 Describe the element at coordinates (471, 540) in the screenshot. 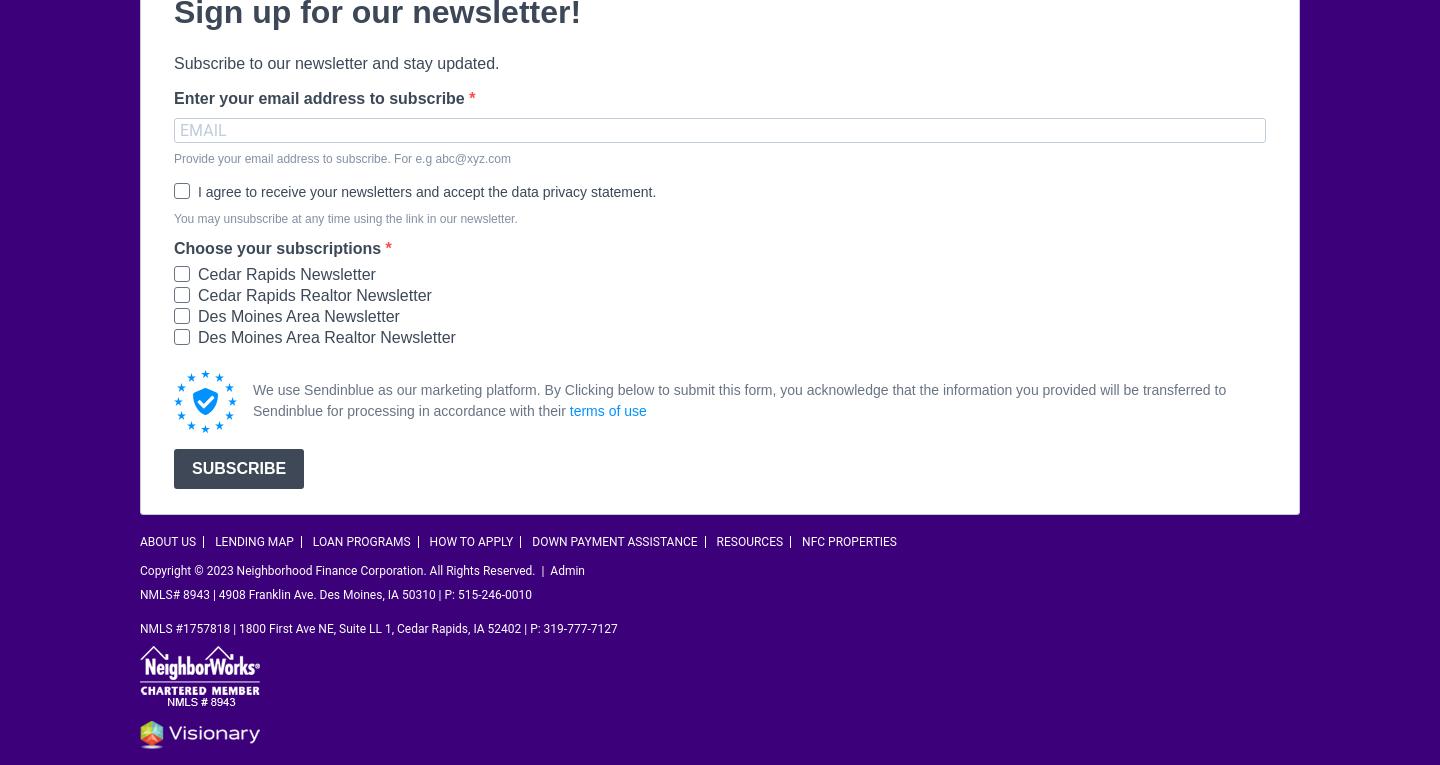

I see `'How To Apply'` at that location.